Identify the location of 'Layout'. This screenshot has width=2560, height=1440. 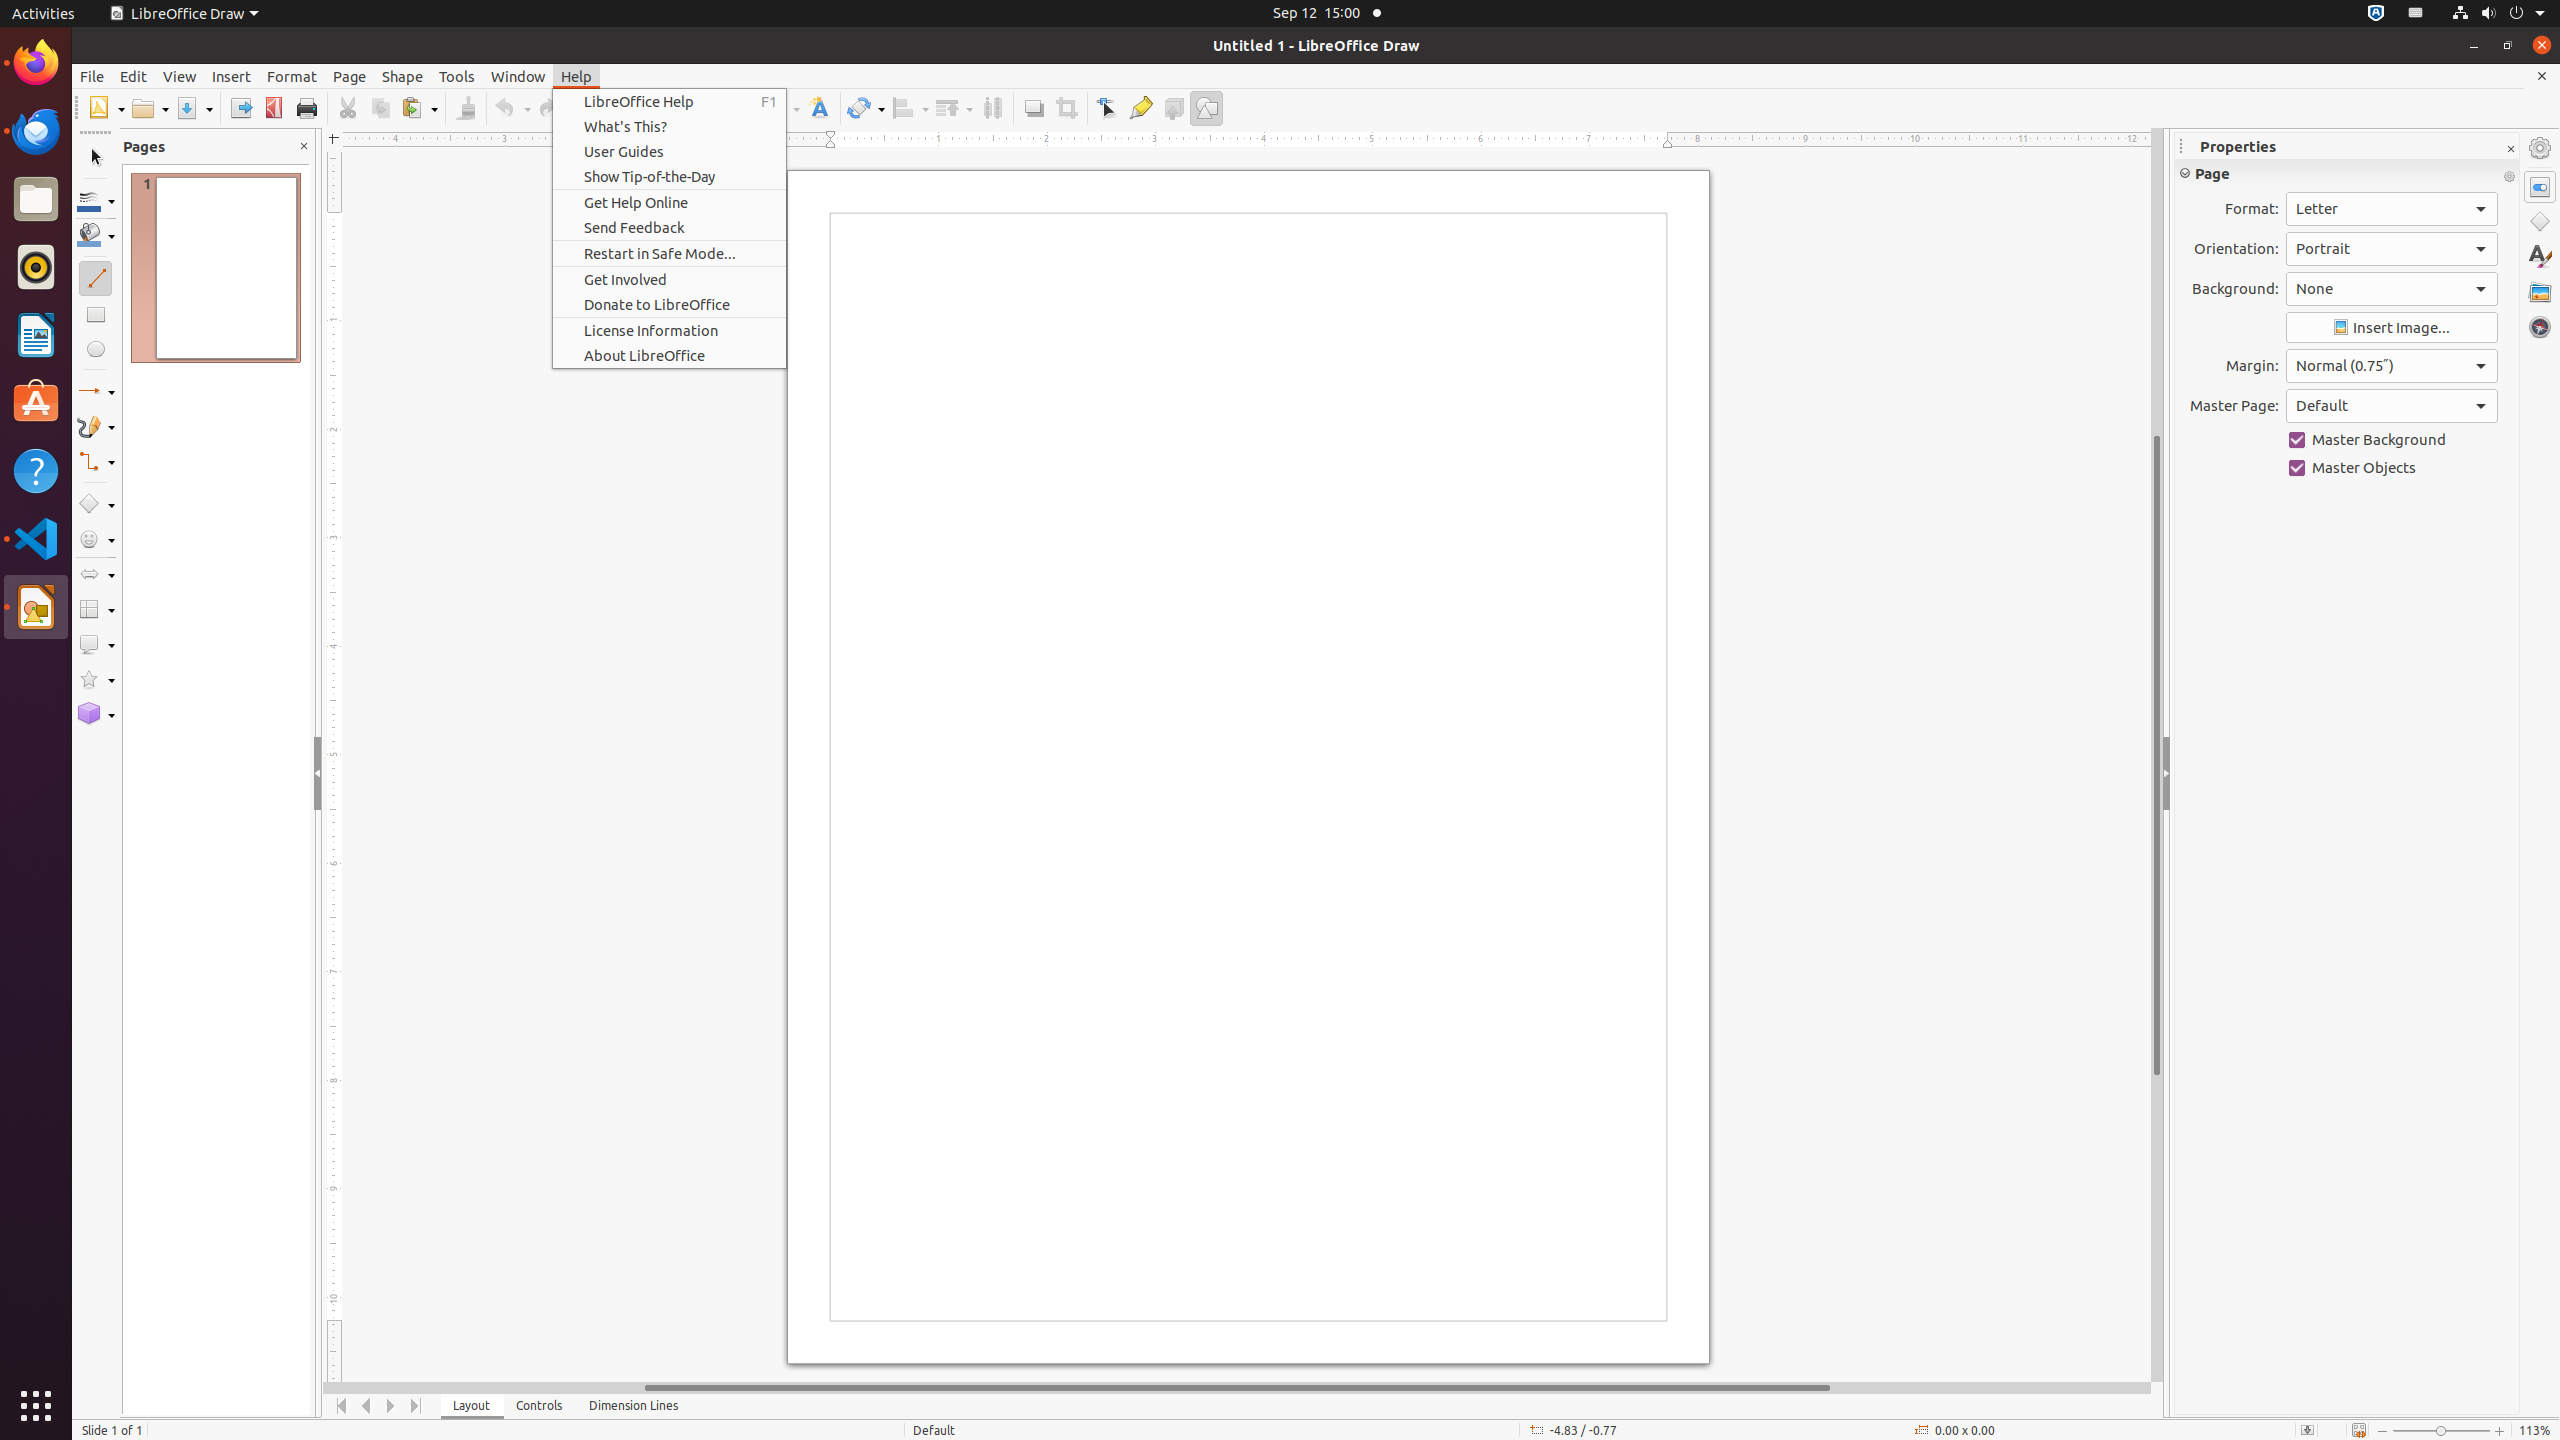
(472, 1405).